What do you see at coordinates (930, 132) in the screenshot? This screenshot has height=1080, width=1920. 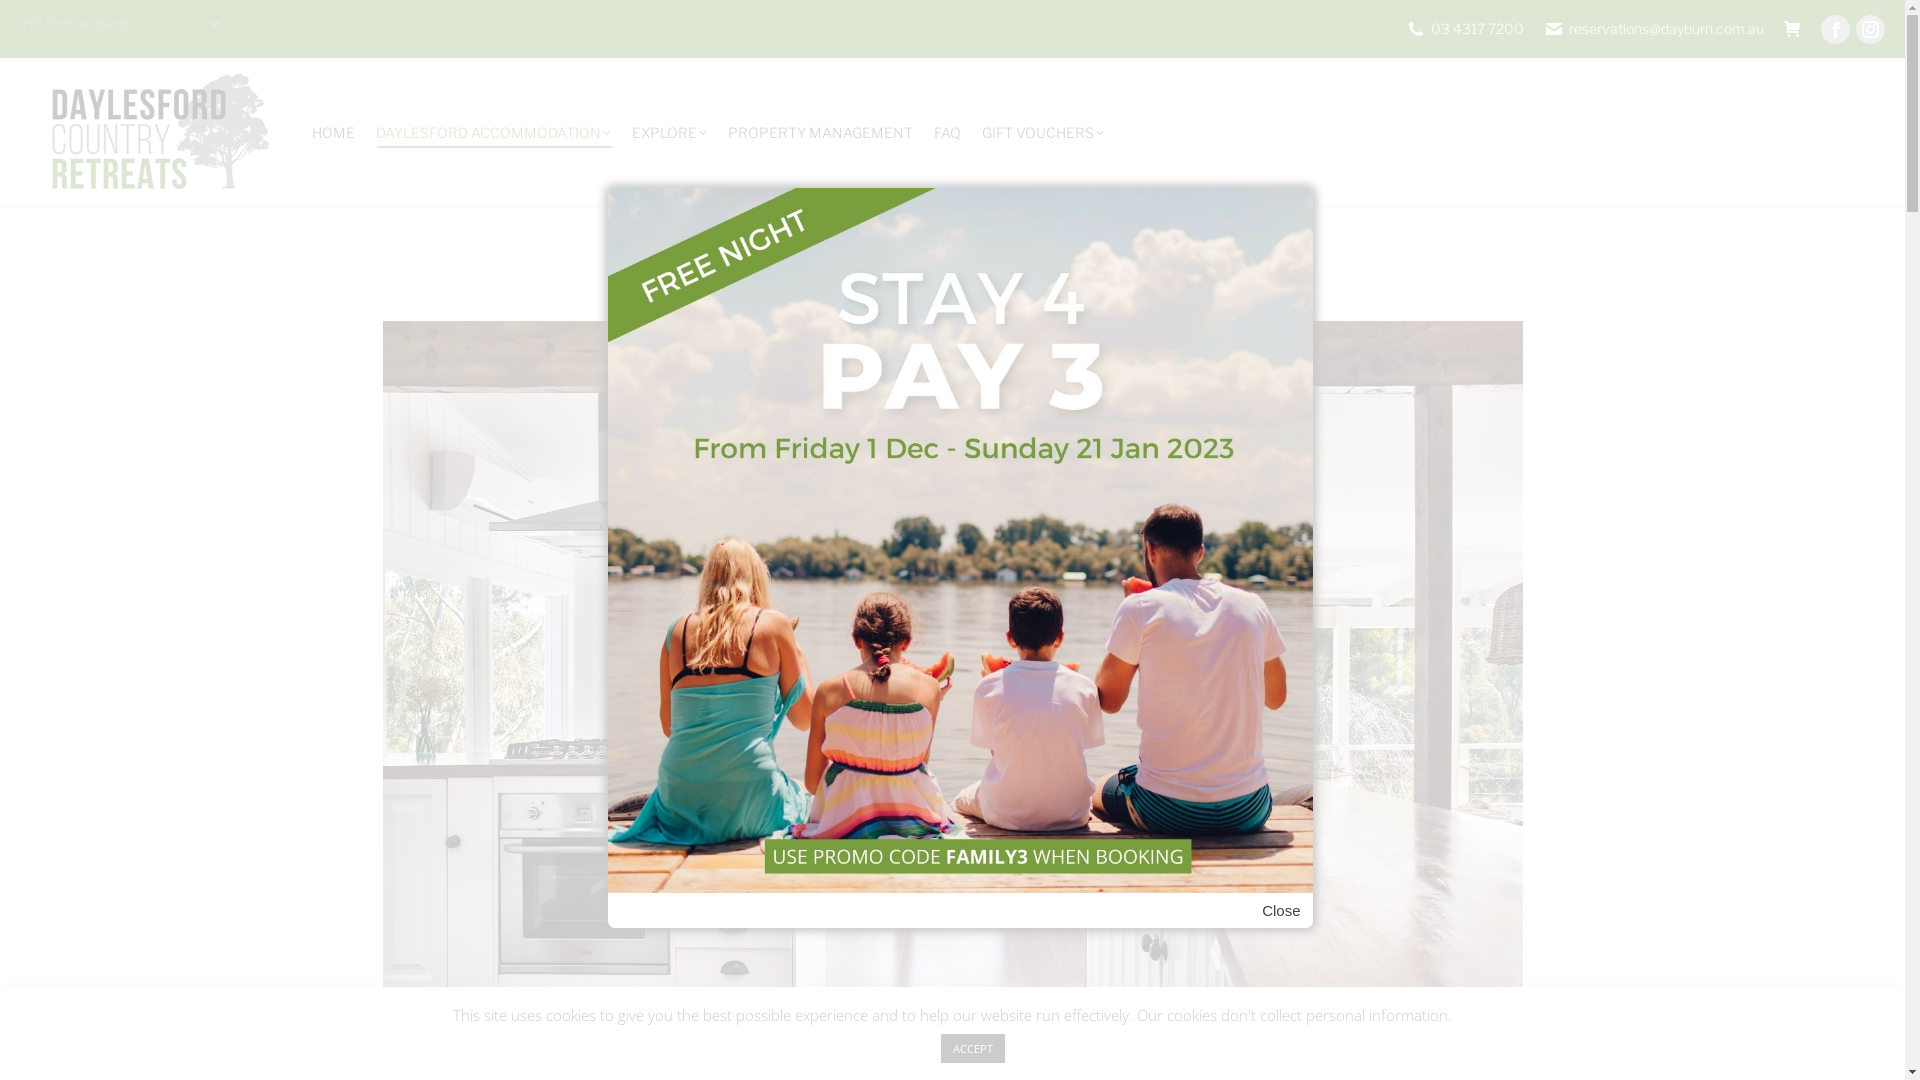 I see `'FAQ'` at bounding box center [930, 132].